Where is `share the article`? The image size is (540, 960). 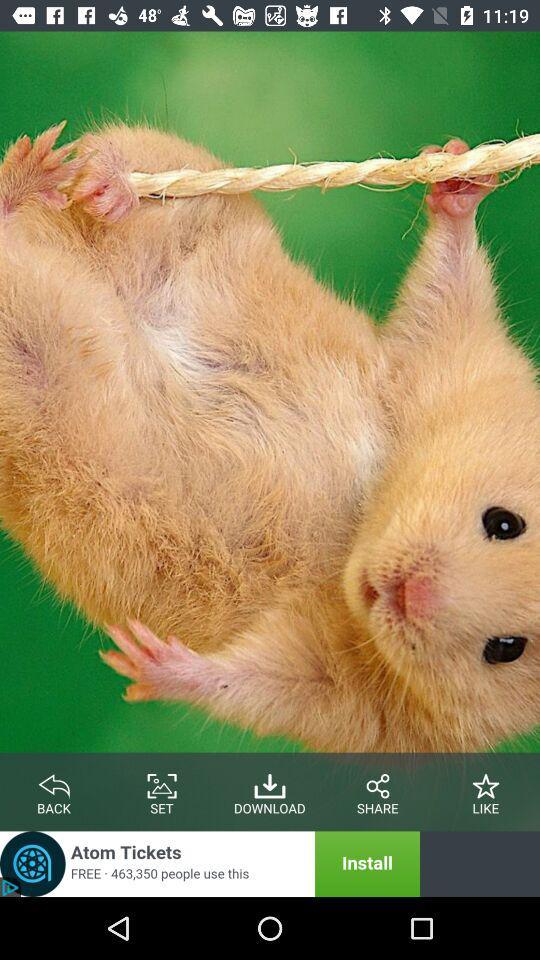
share the article is located at coordinates (378, 782).